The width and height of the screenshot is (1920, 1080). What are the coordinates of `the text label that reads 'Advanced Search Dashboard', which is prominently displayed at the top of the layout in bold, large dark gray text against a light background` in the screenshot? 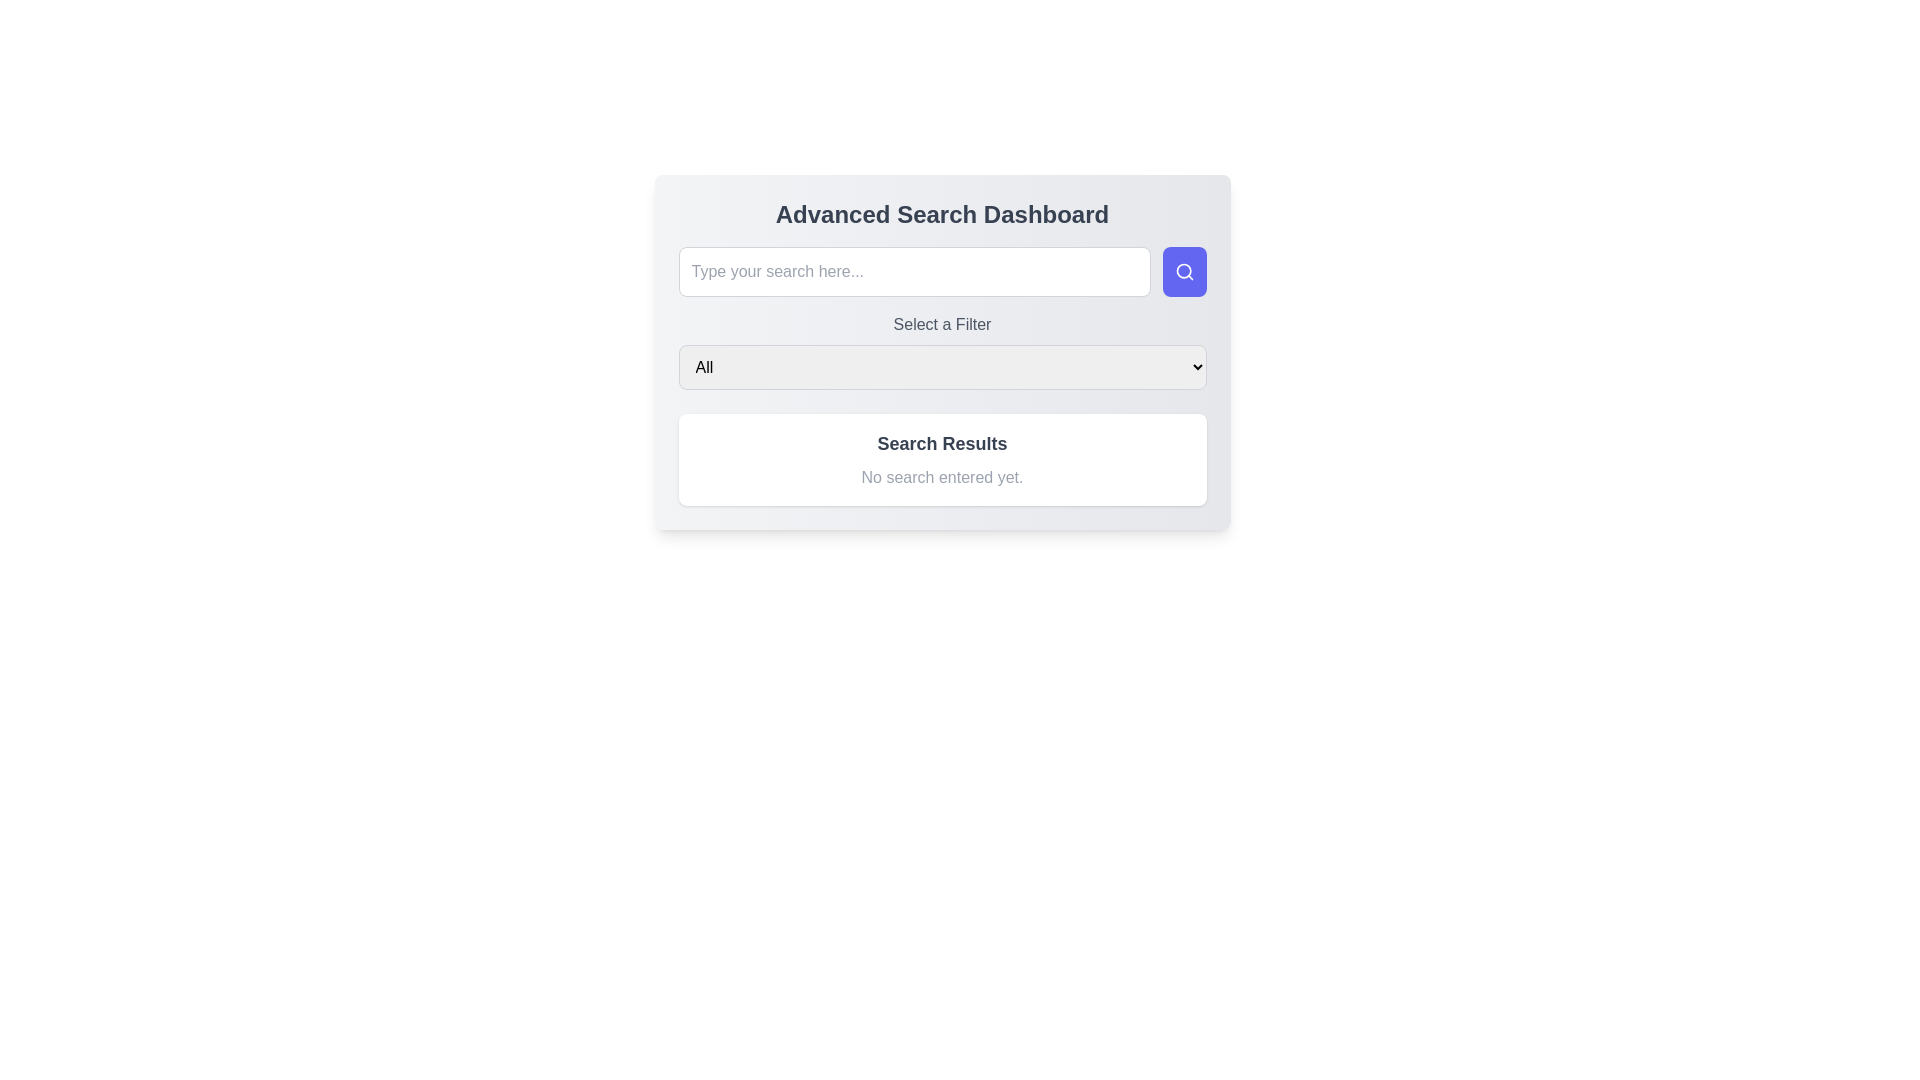 It's located at (941, 215).